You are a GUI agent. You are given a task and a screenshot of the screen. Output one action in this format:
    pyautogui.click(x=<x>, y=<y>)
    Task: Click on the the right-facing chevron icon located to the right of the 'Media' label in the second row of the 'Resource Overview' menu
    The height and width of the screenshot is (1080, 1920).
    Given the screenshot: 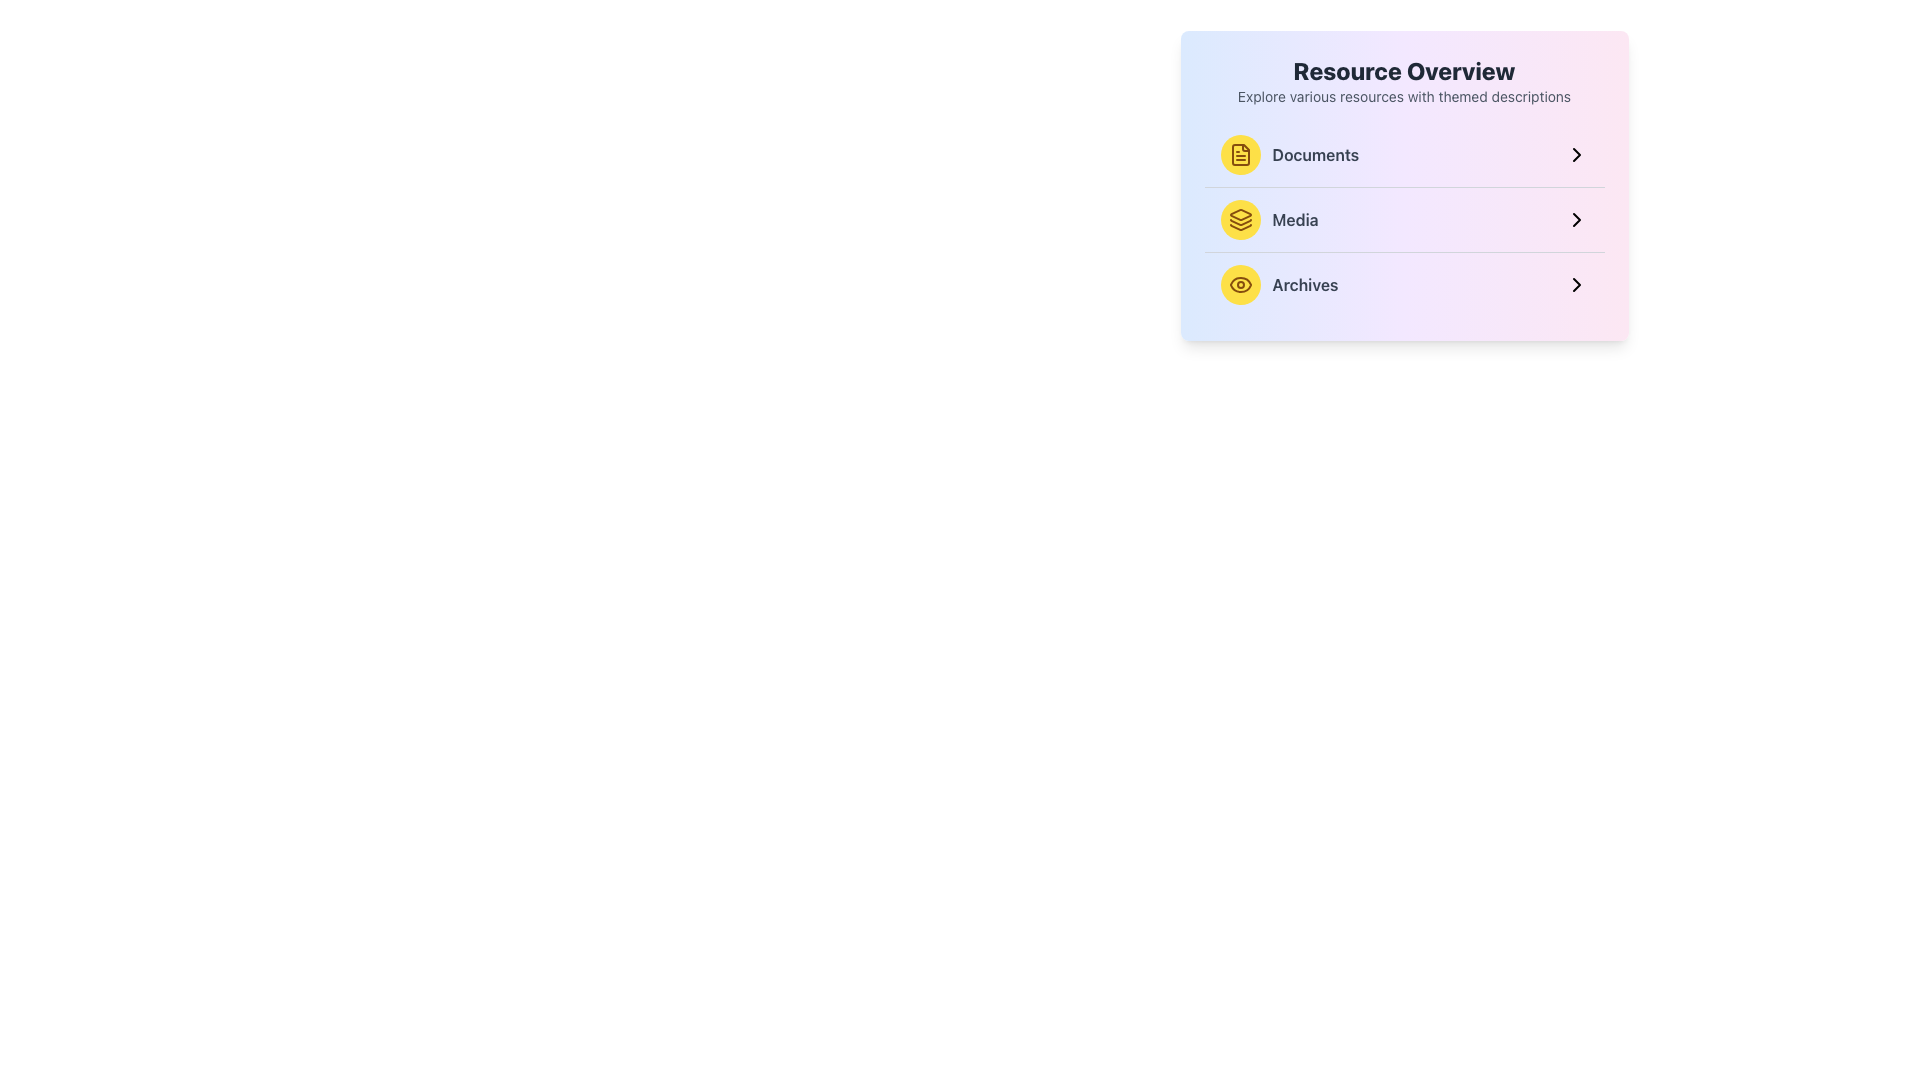 What is the action you would take?
    pyautogui.click(x=1575, y=219)
    